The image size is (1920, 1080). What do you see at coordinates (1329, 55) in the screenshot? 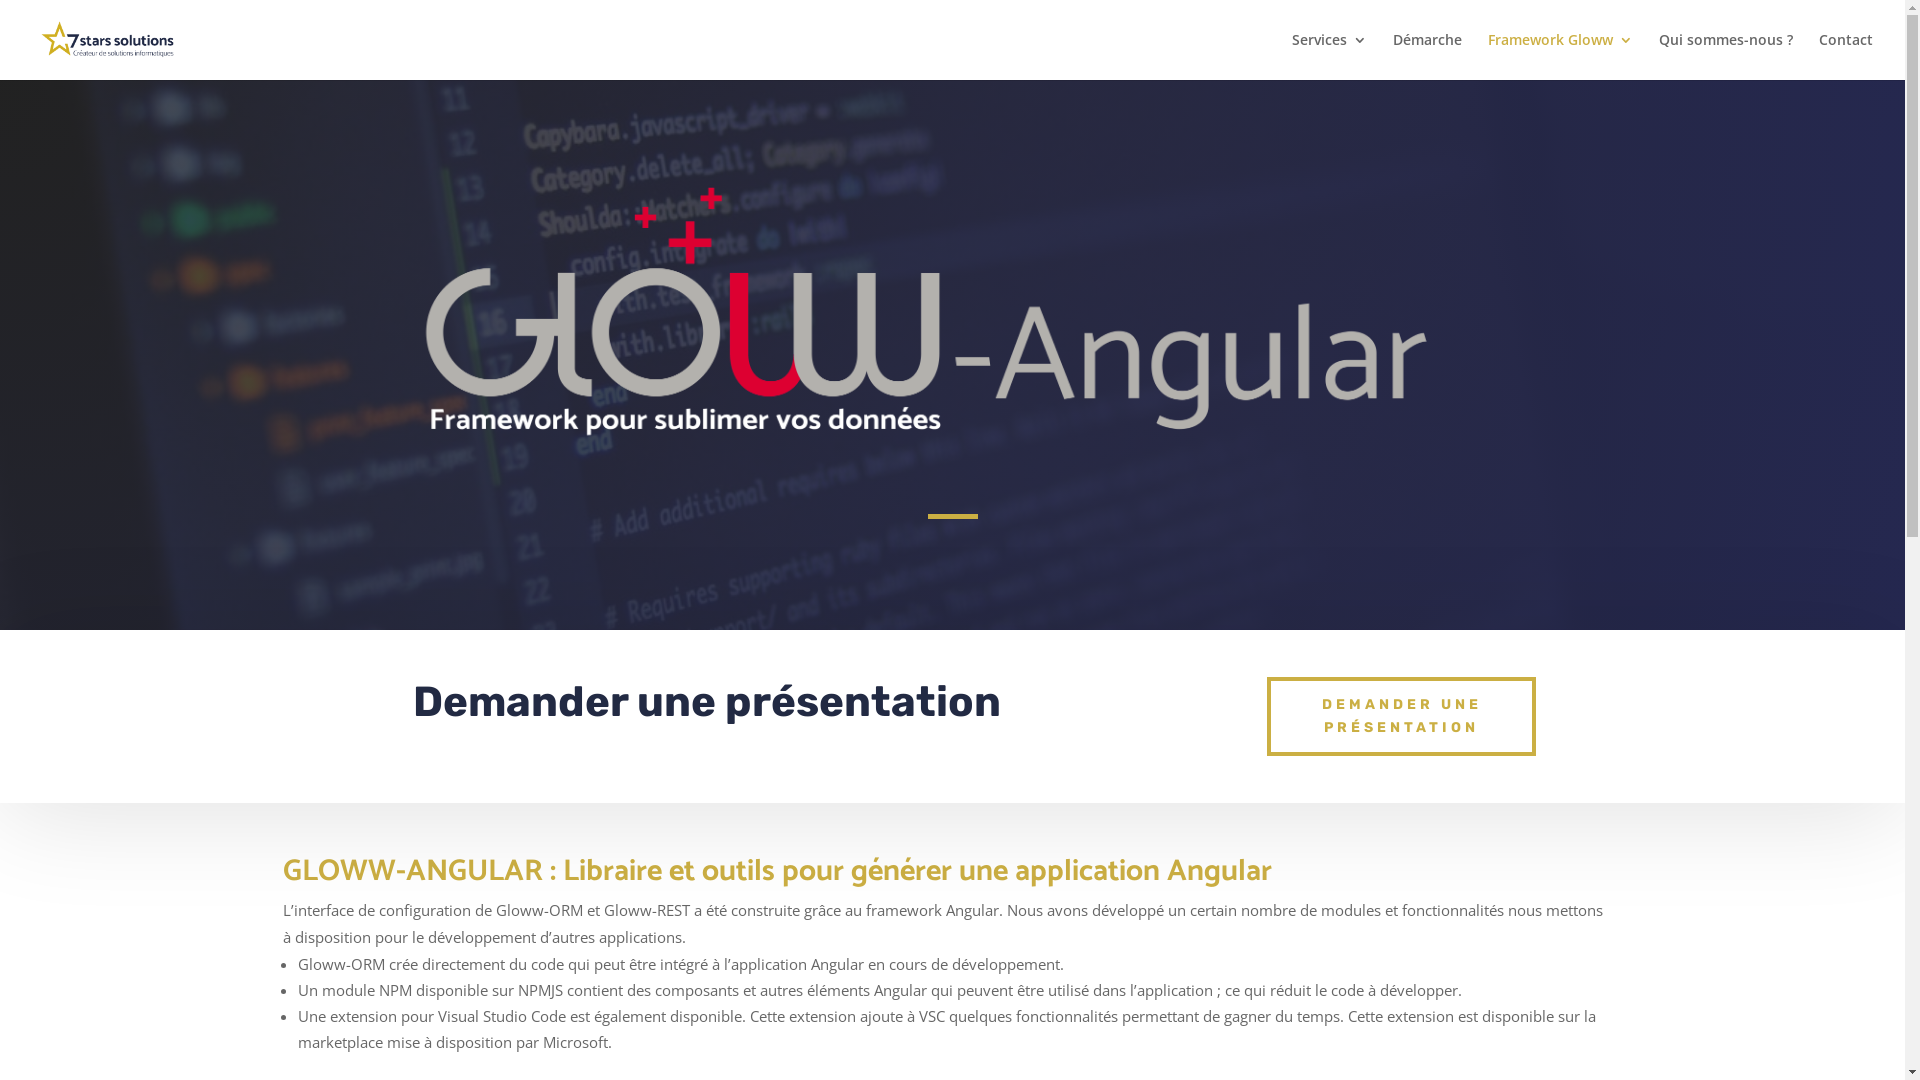
I see `'Services'` at bounding box center [1329, 55].